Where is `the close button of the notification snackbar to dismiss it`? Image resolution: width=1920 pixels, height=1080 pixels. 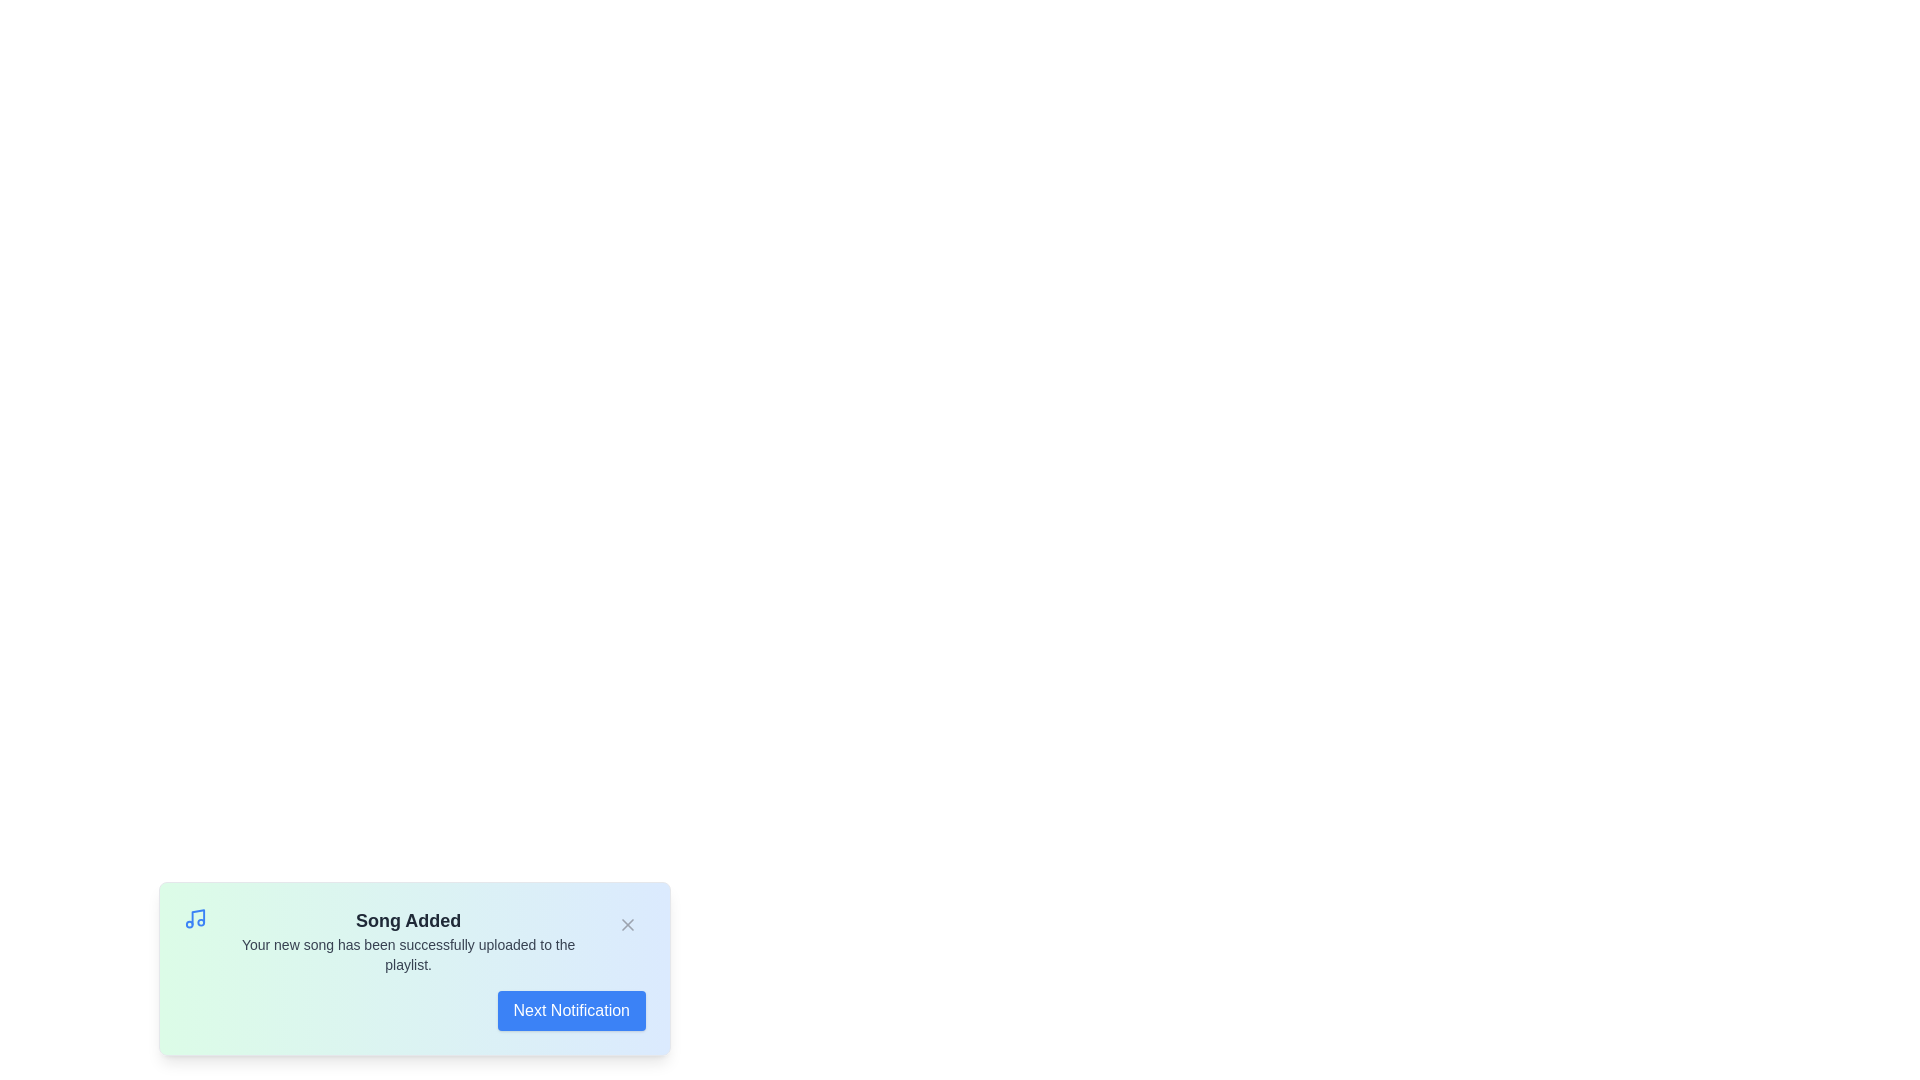 the close button of the notification snackbar to dismiss it is located at coordinates (627, 925).